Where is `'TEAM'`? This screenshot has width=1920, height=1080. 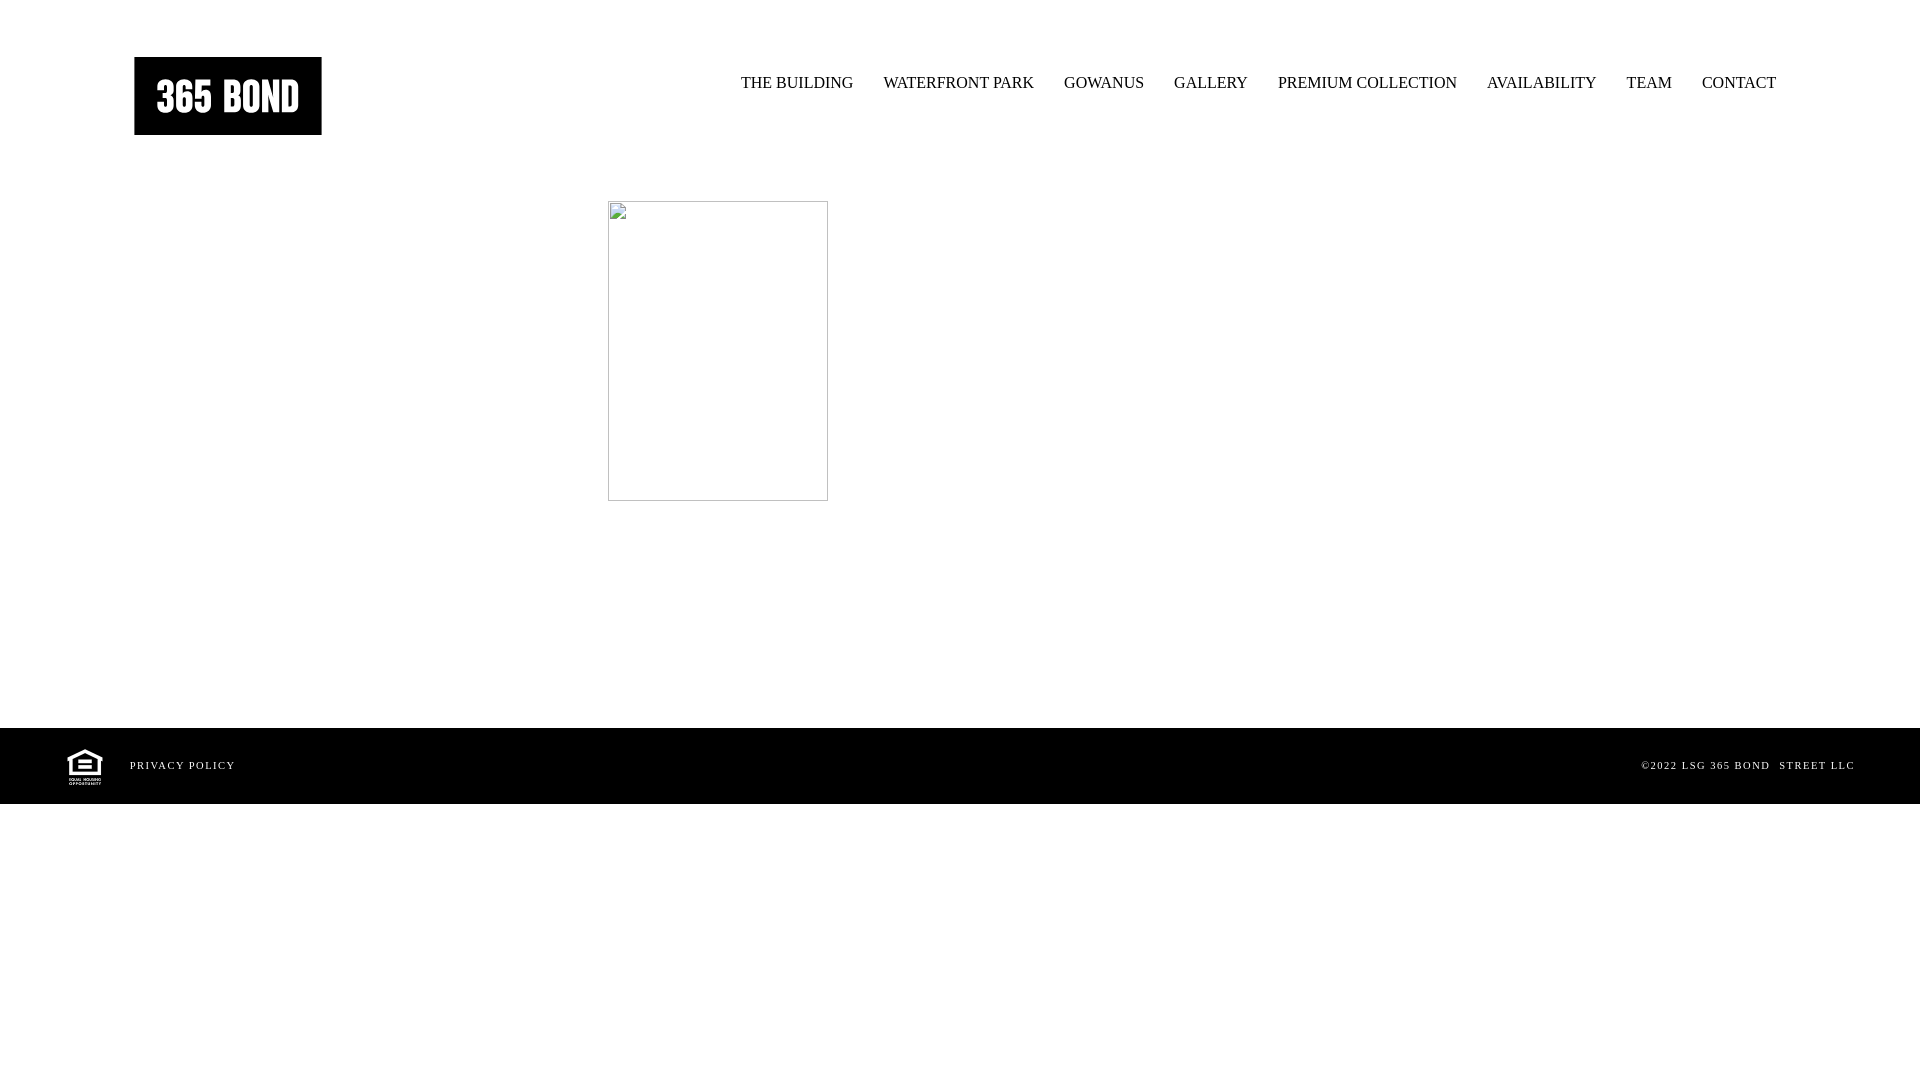
'TEAM' is located at coordinates (1649, 76).